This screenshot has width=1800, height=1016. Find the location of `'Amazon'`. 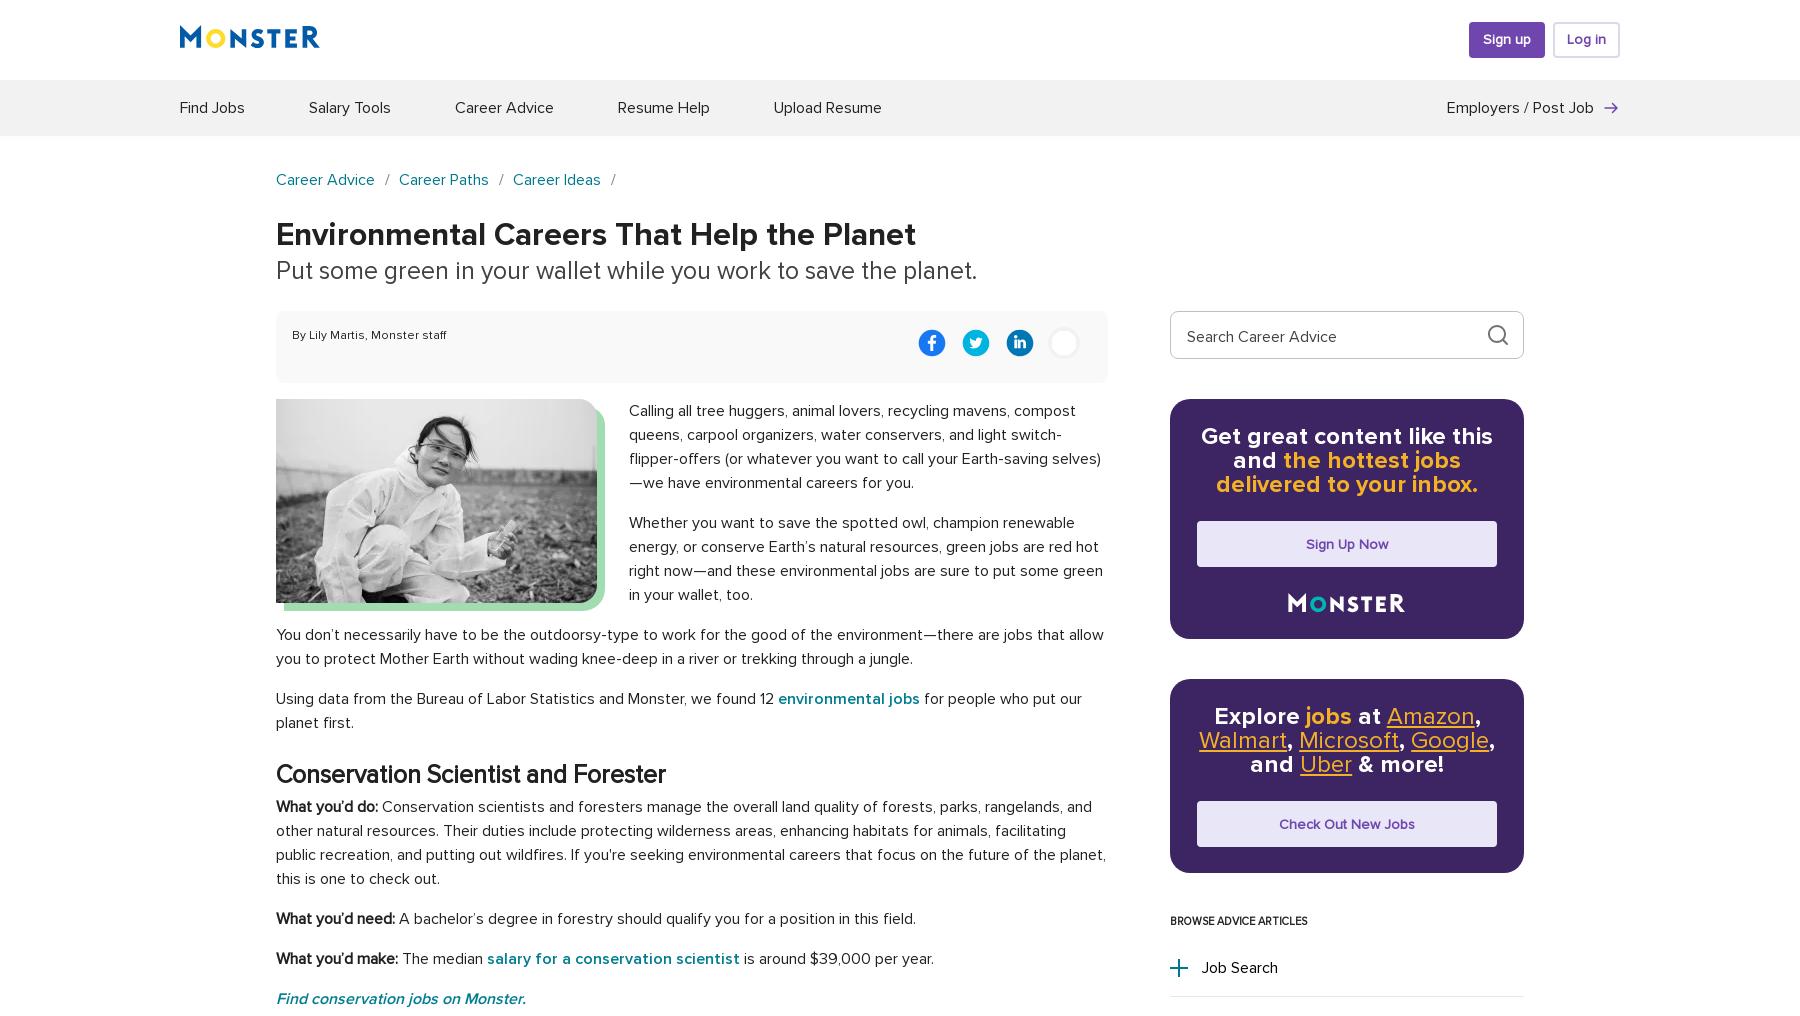

'Amazon' is located at coordinates (1428, 716).